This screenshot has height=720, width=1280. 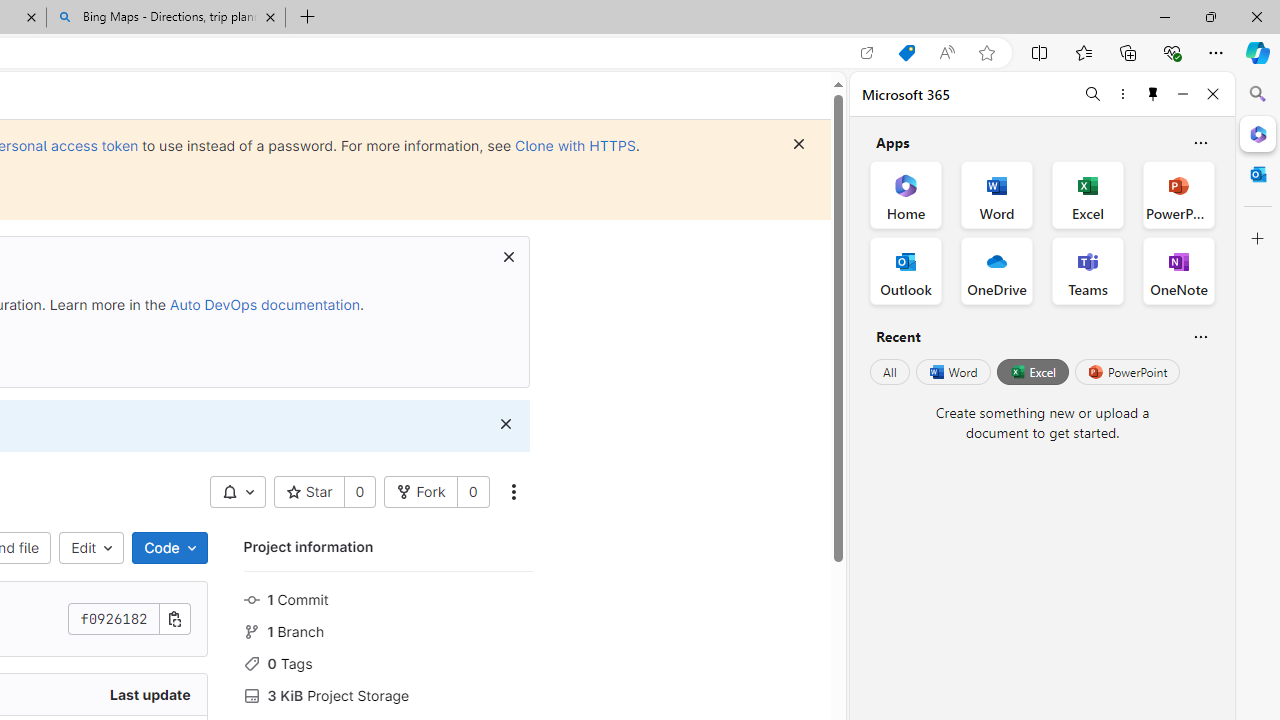 What do you see at coordinates (997, 195) in the screenshot?
I see `'Word Office App'` at bounding box center [997, 195].